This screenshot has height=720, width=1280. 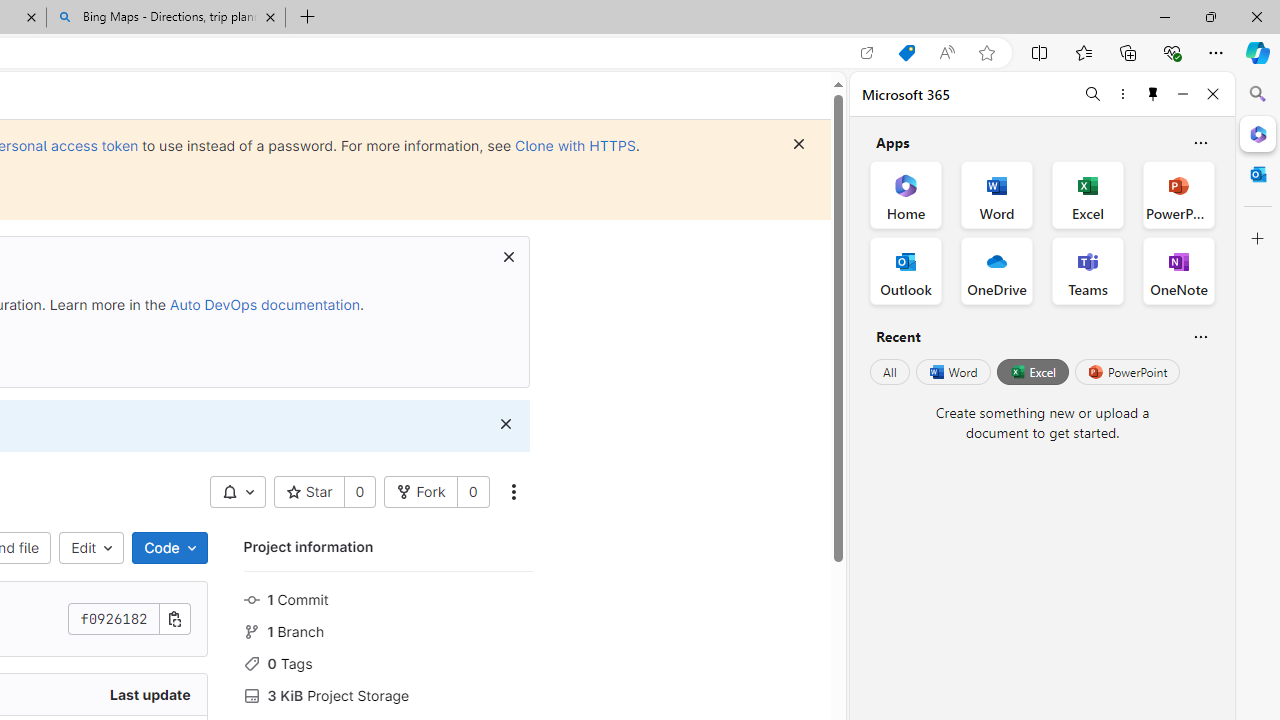 What do you see at coordinates (997, 195) in the screenshot?
I see `'Word Office App'` at bounding box center [997, 195].